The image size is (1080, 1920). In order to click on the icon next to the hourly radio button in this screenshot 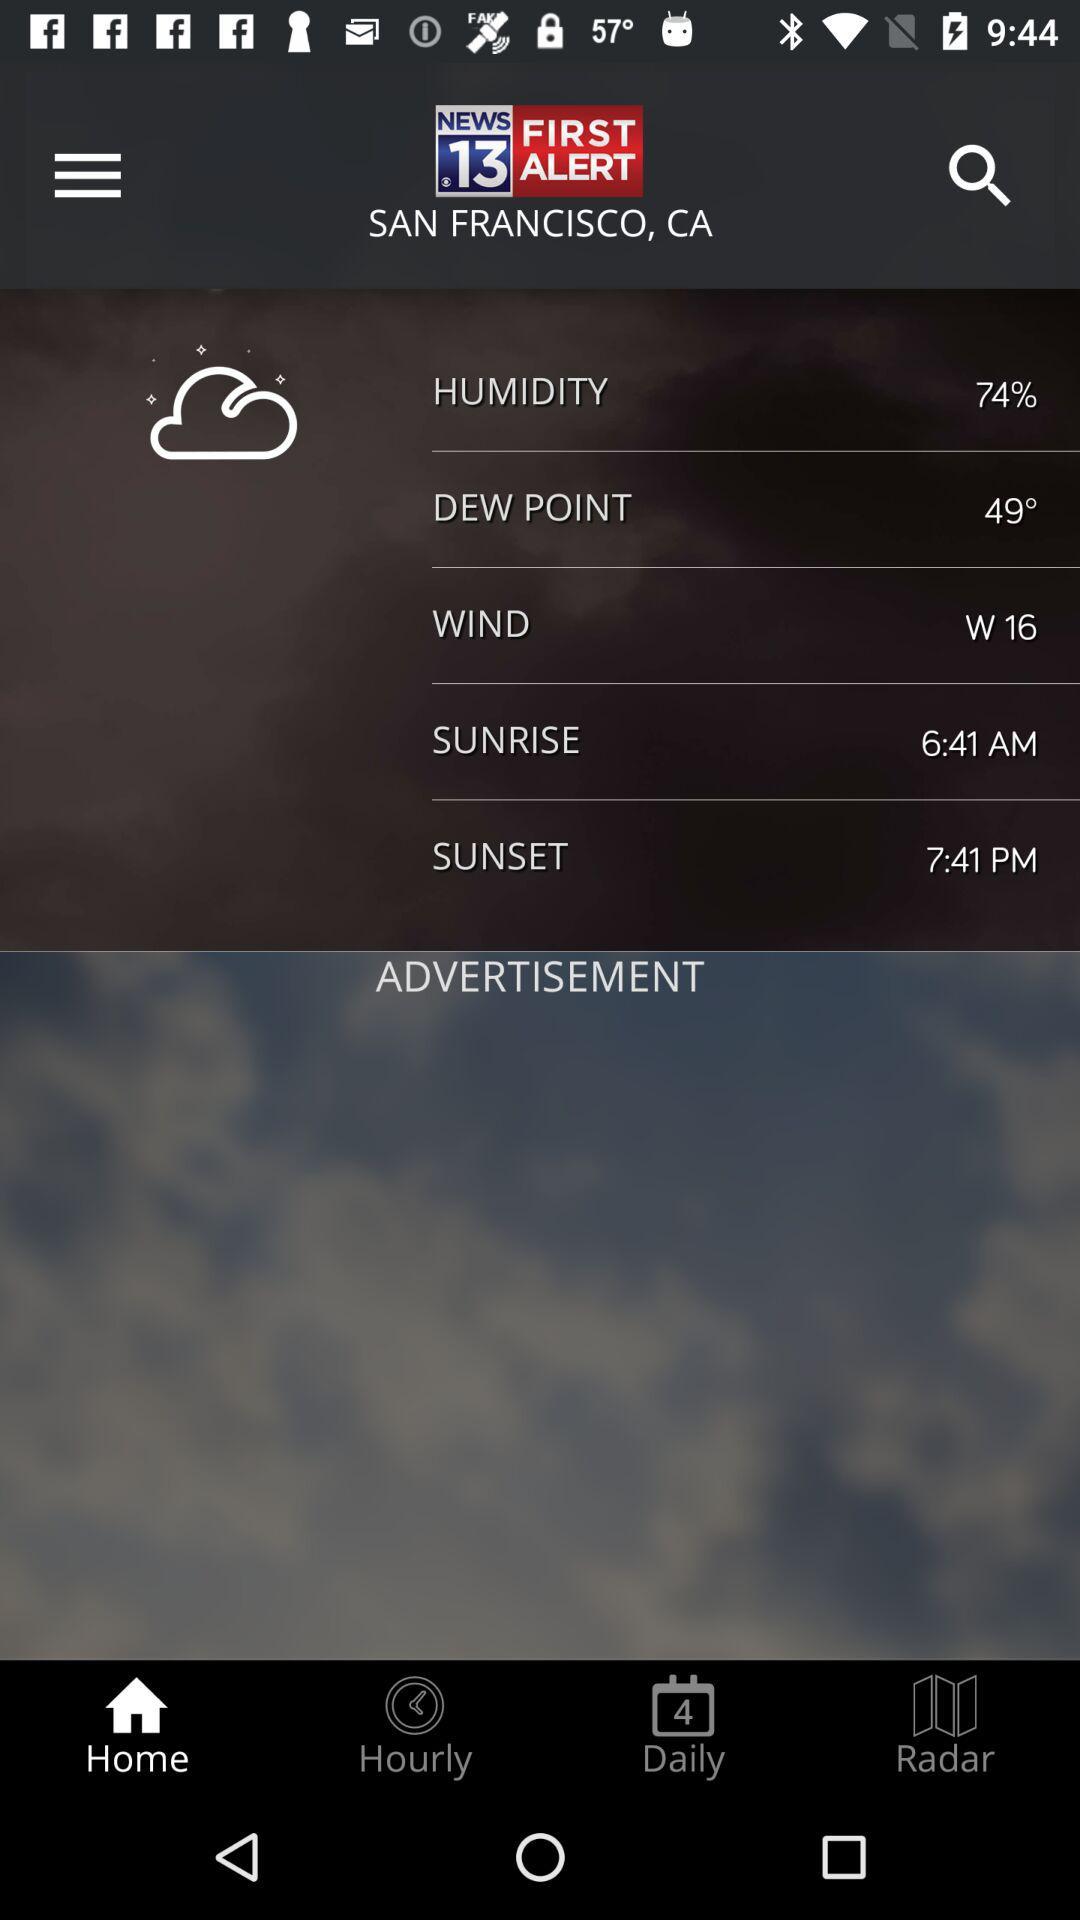, I will do `click(682, 1726)`.